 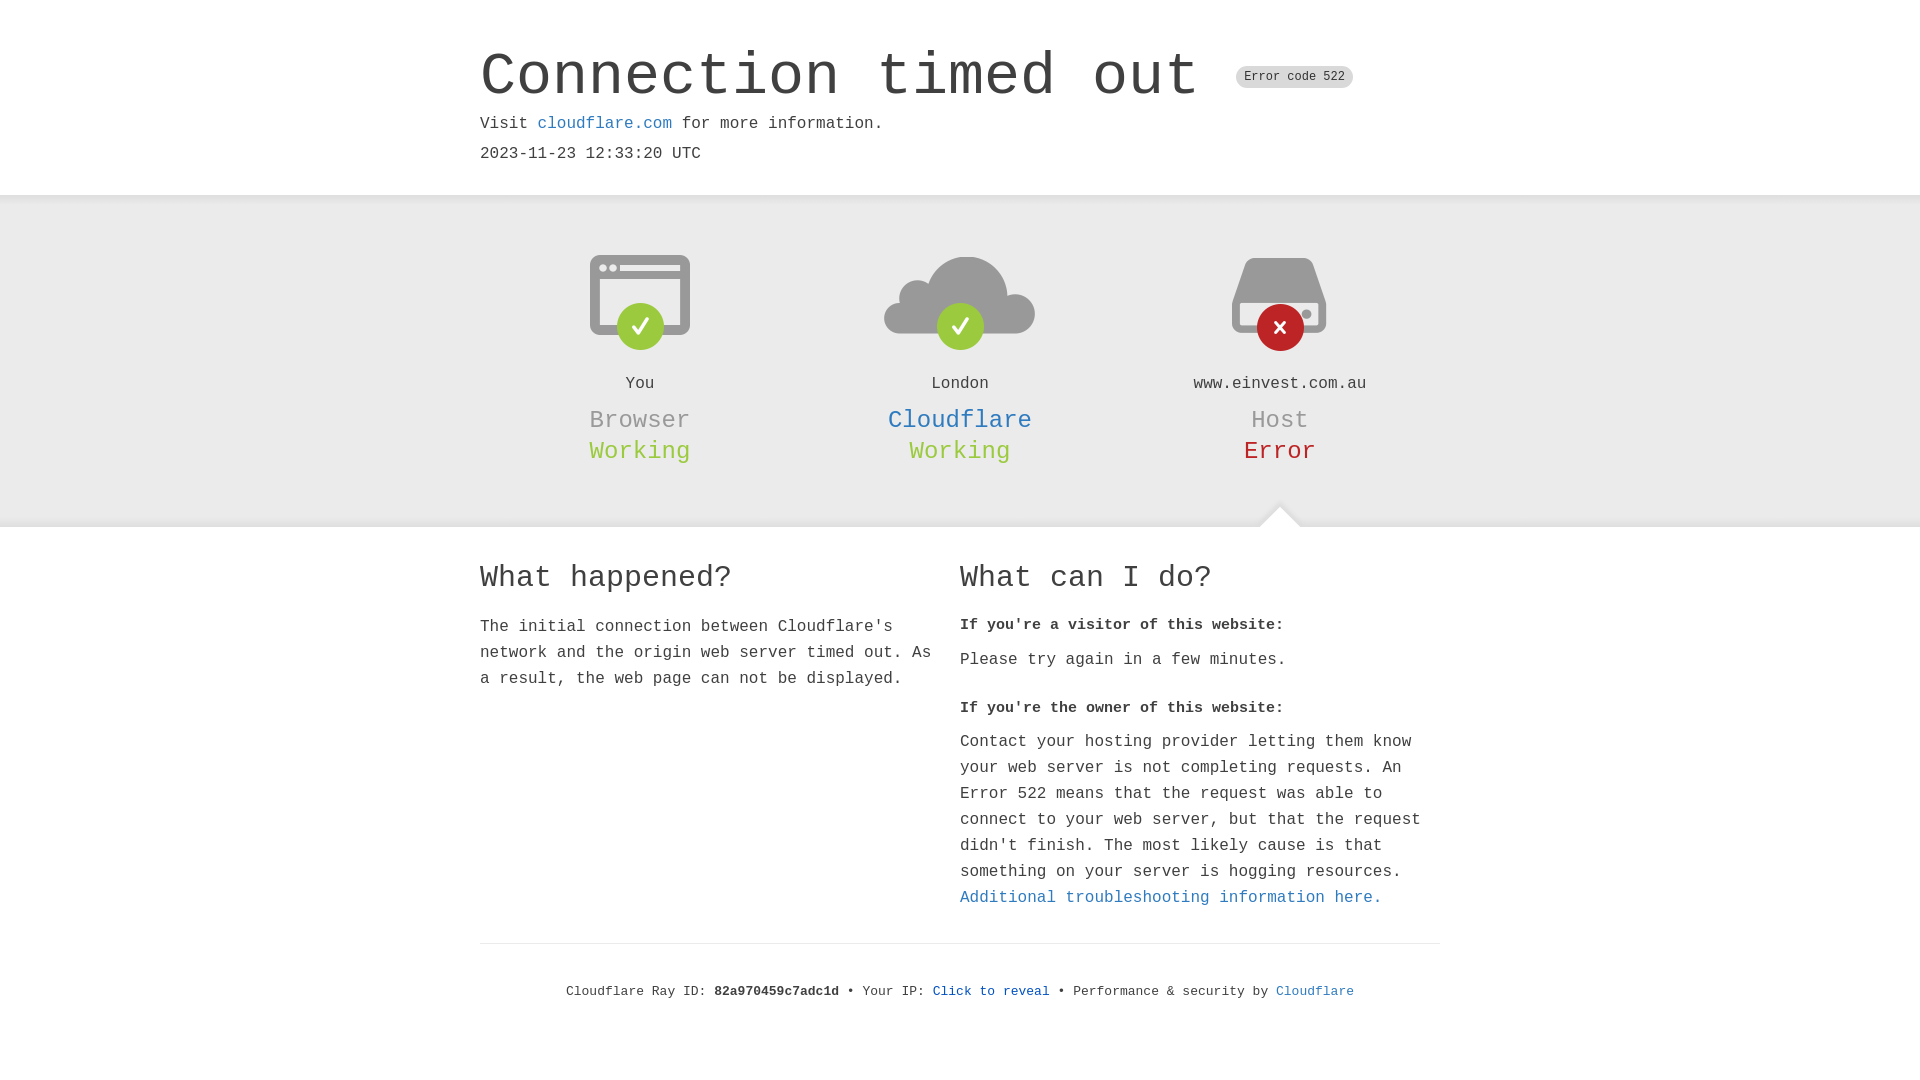 What do you see at coordinates (960, 419) in the screenshot?
I see `'Cloudflare'` at bounding box center [960, 419].